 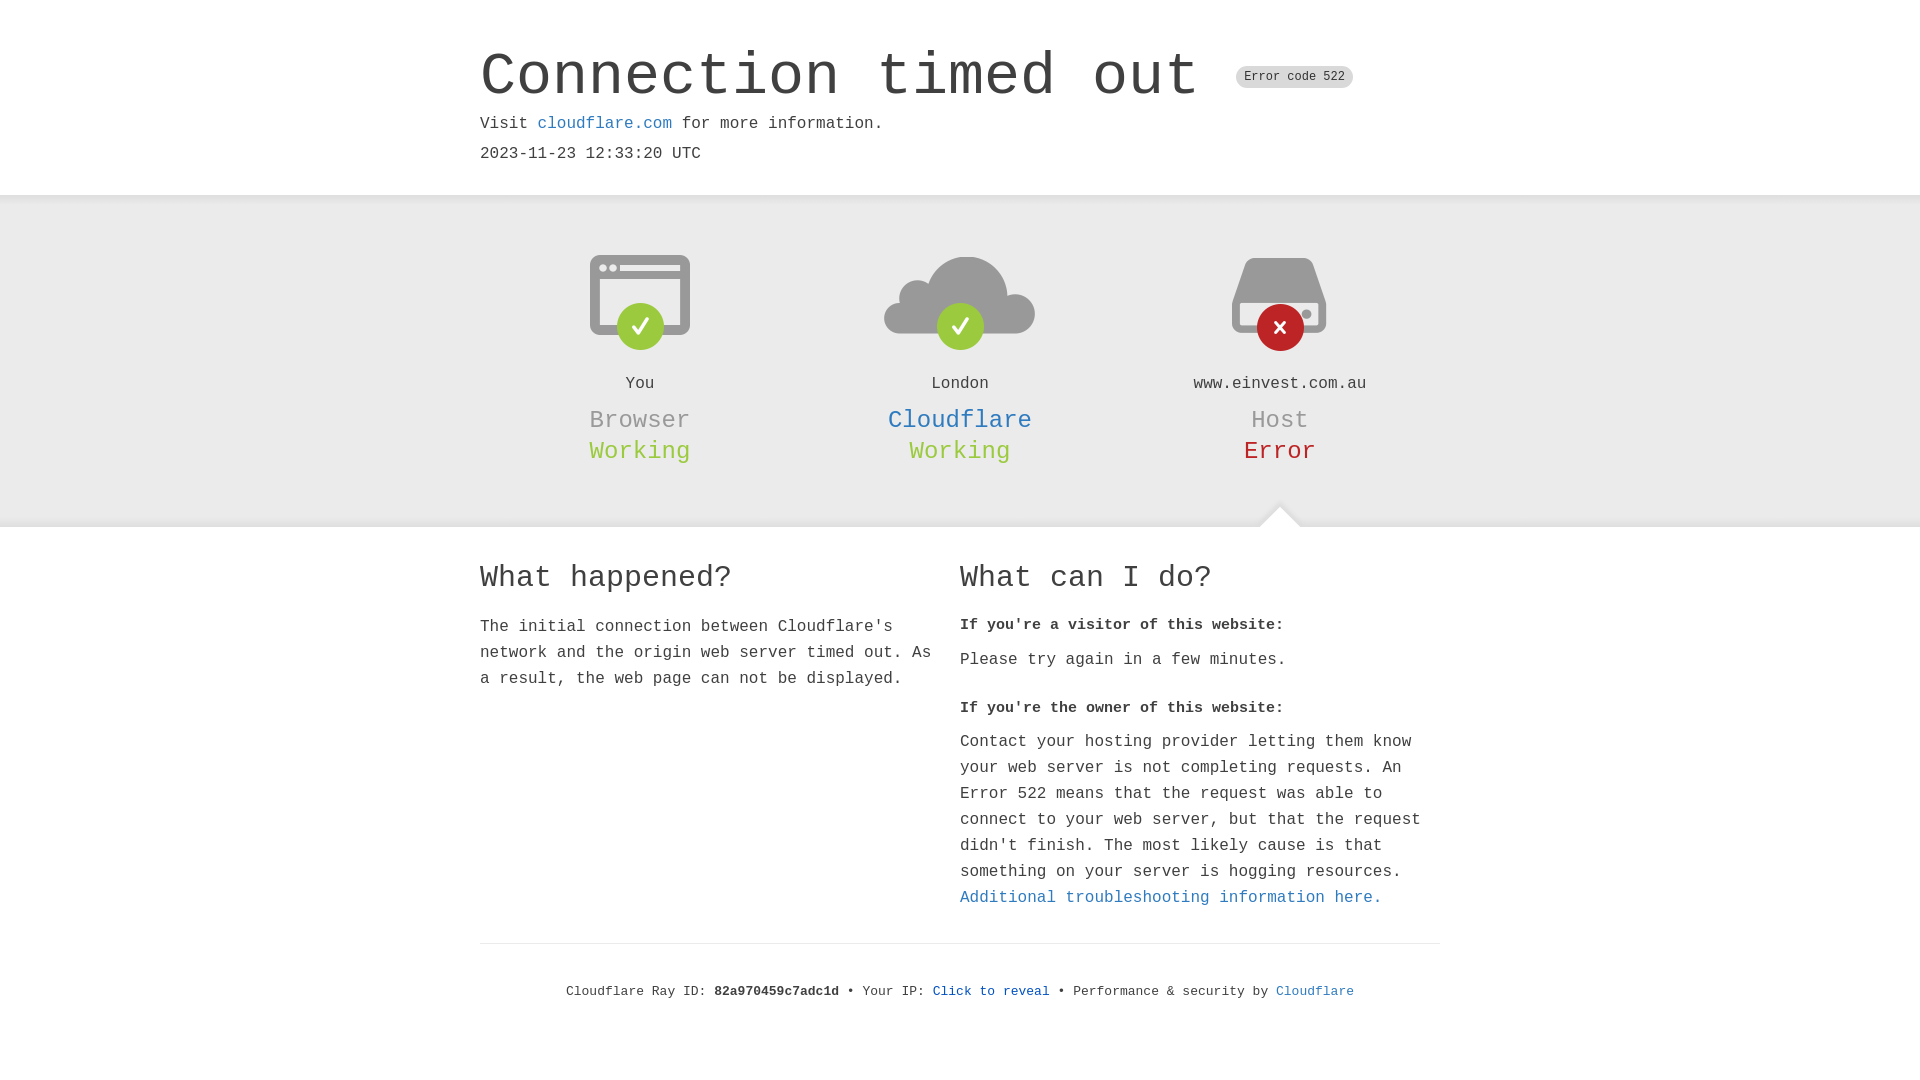 What do you see at coordinates (960, 419) in the screenshot?
I see `'Cloudflare'` at bounding box center [960, 419].